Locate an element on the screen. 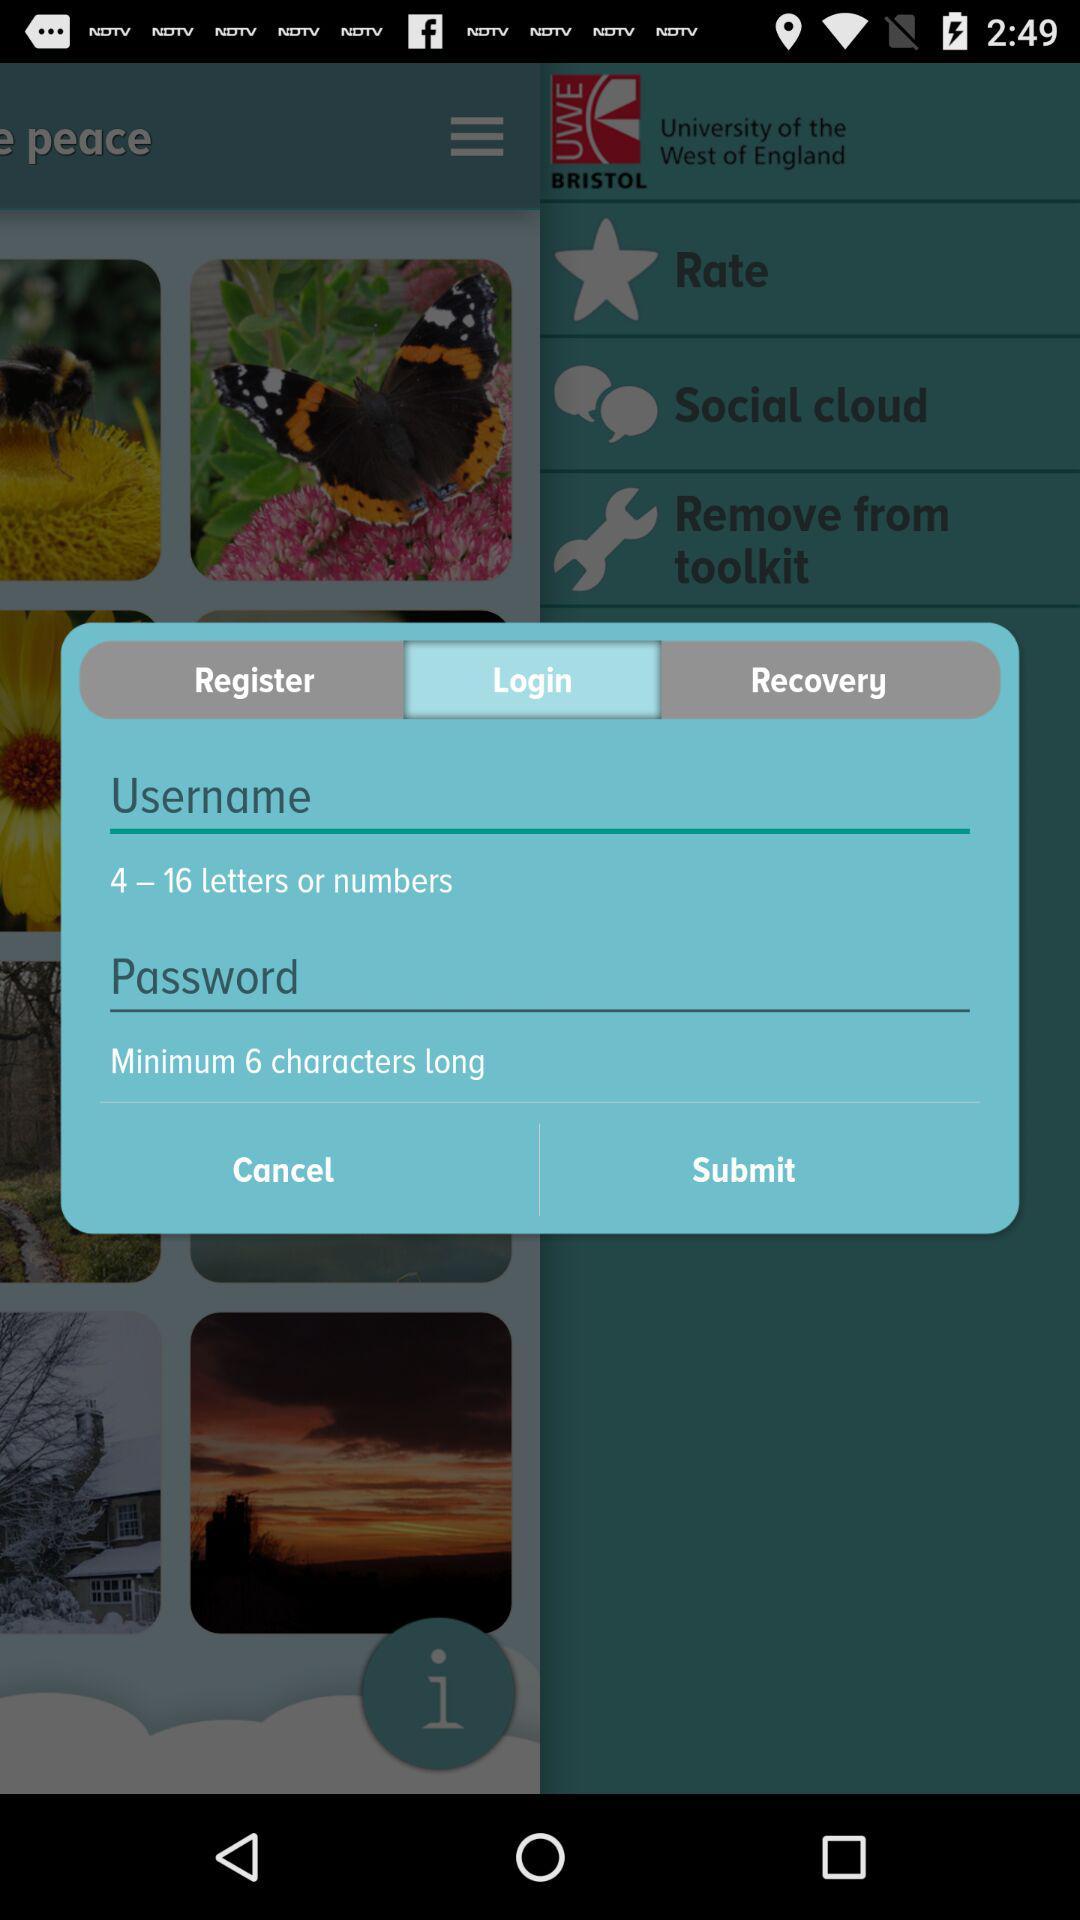  username is located at coordinates (540, 795).